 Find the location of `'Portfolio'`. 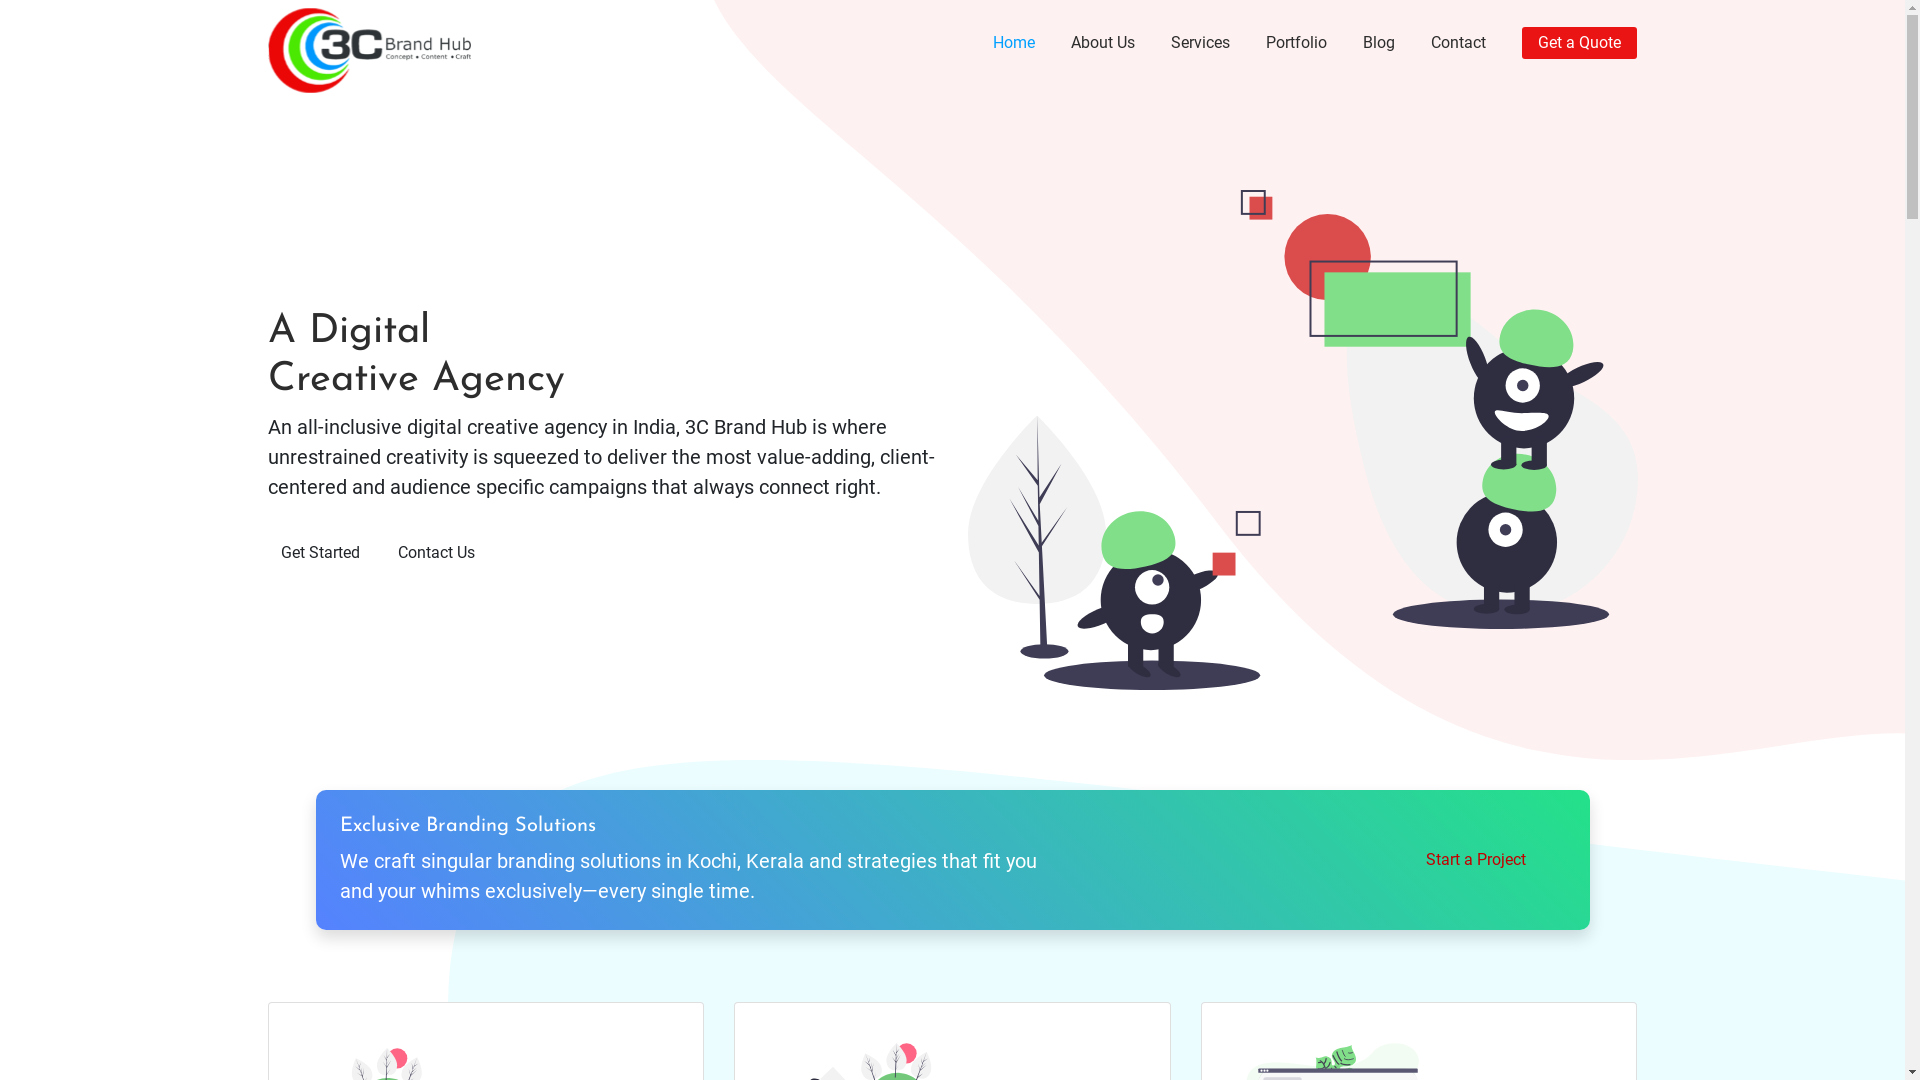

'Portfolio' is located at coordinates (1296, 42).